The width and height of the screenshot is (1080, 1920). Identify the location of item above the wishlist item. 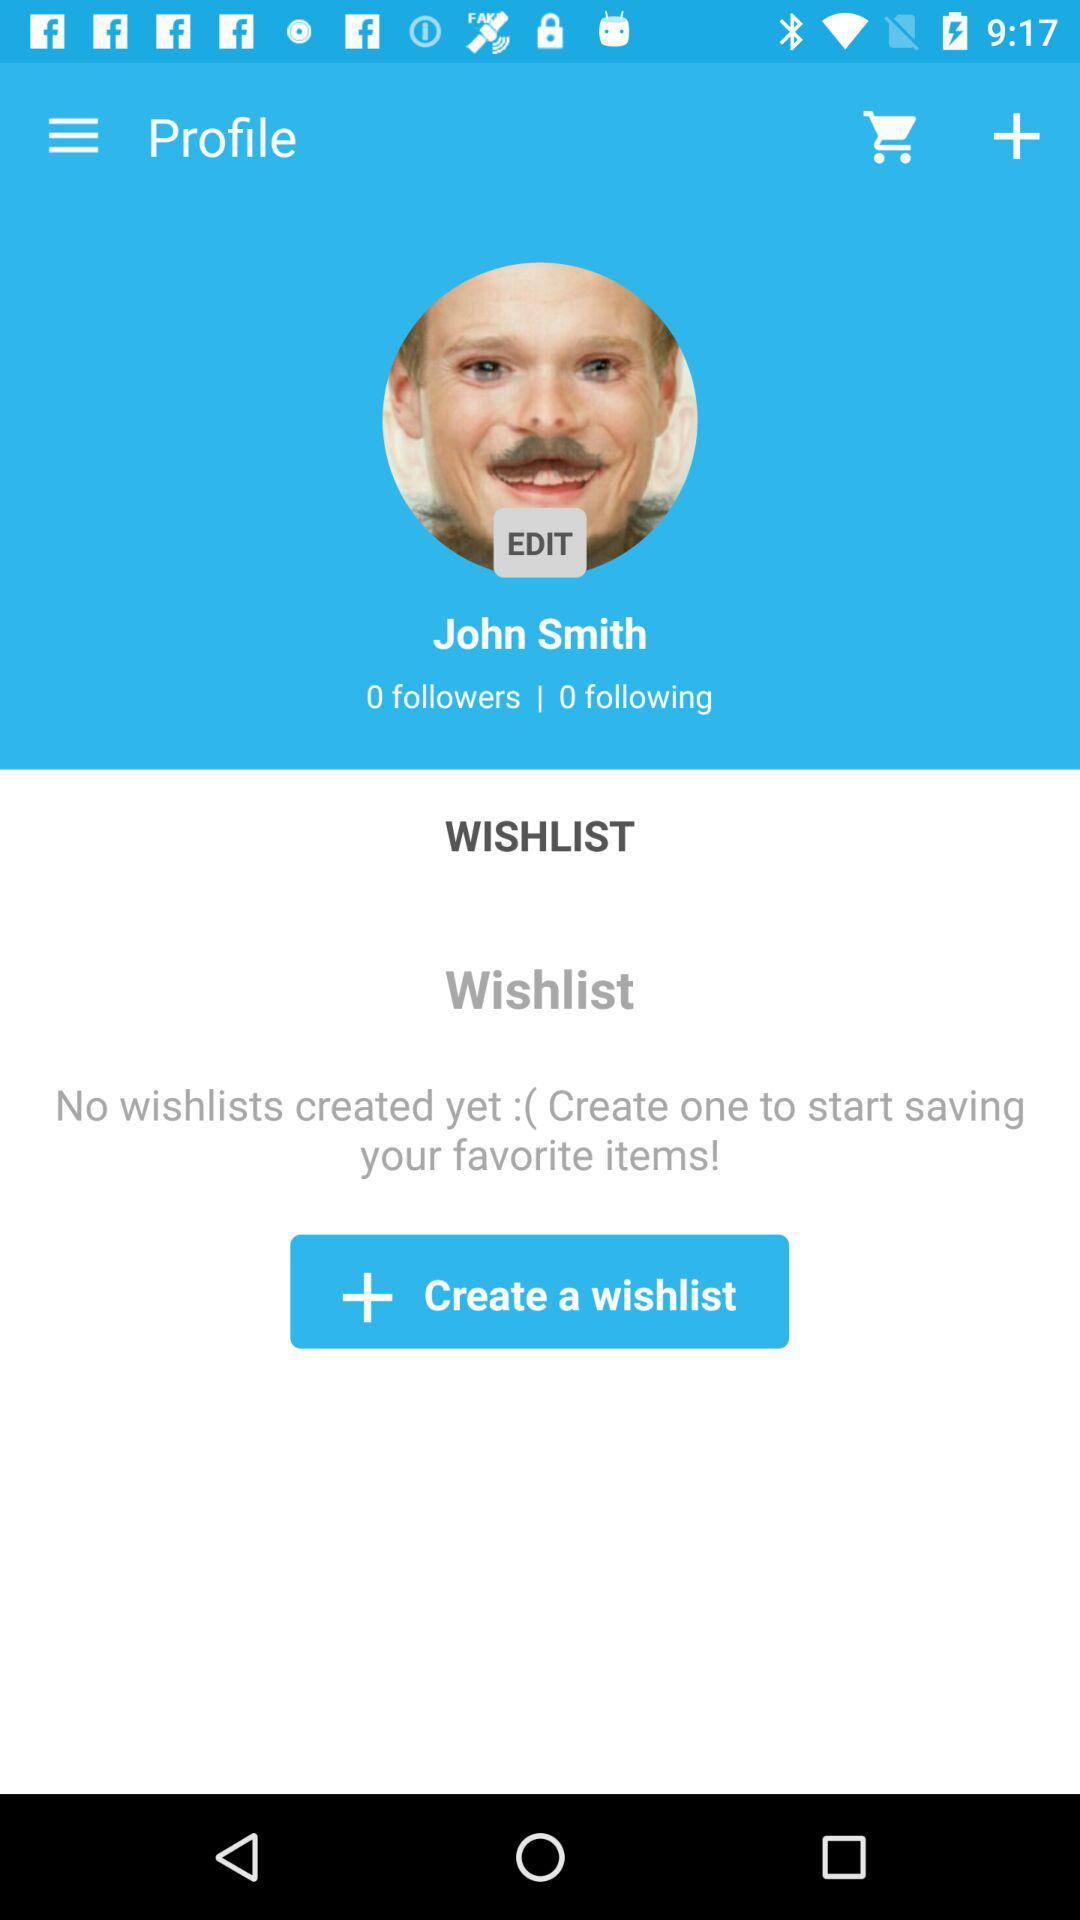
(72, 135).